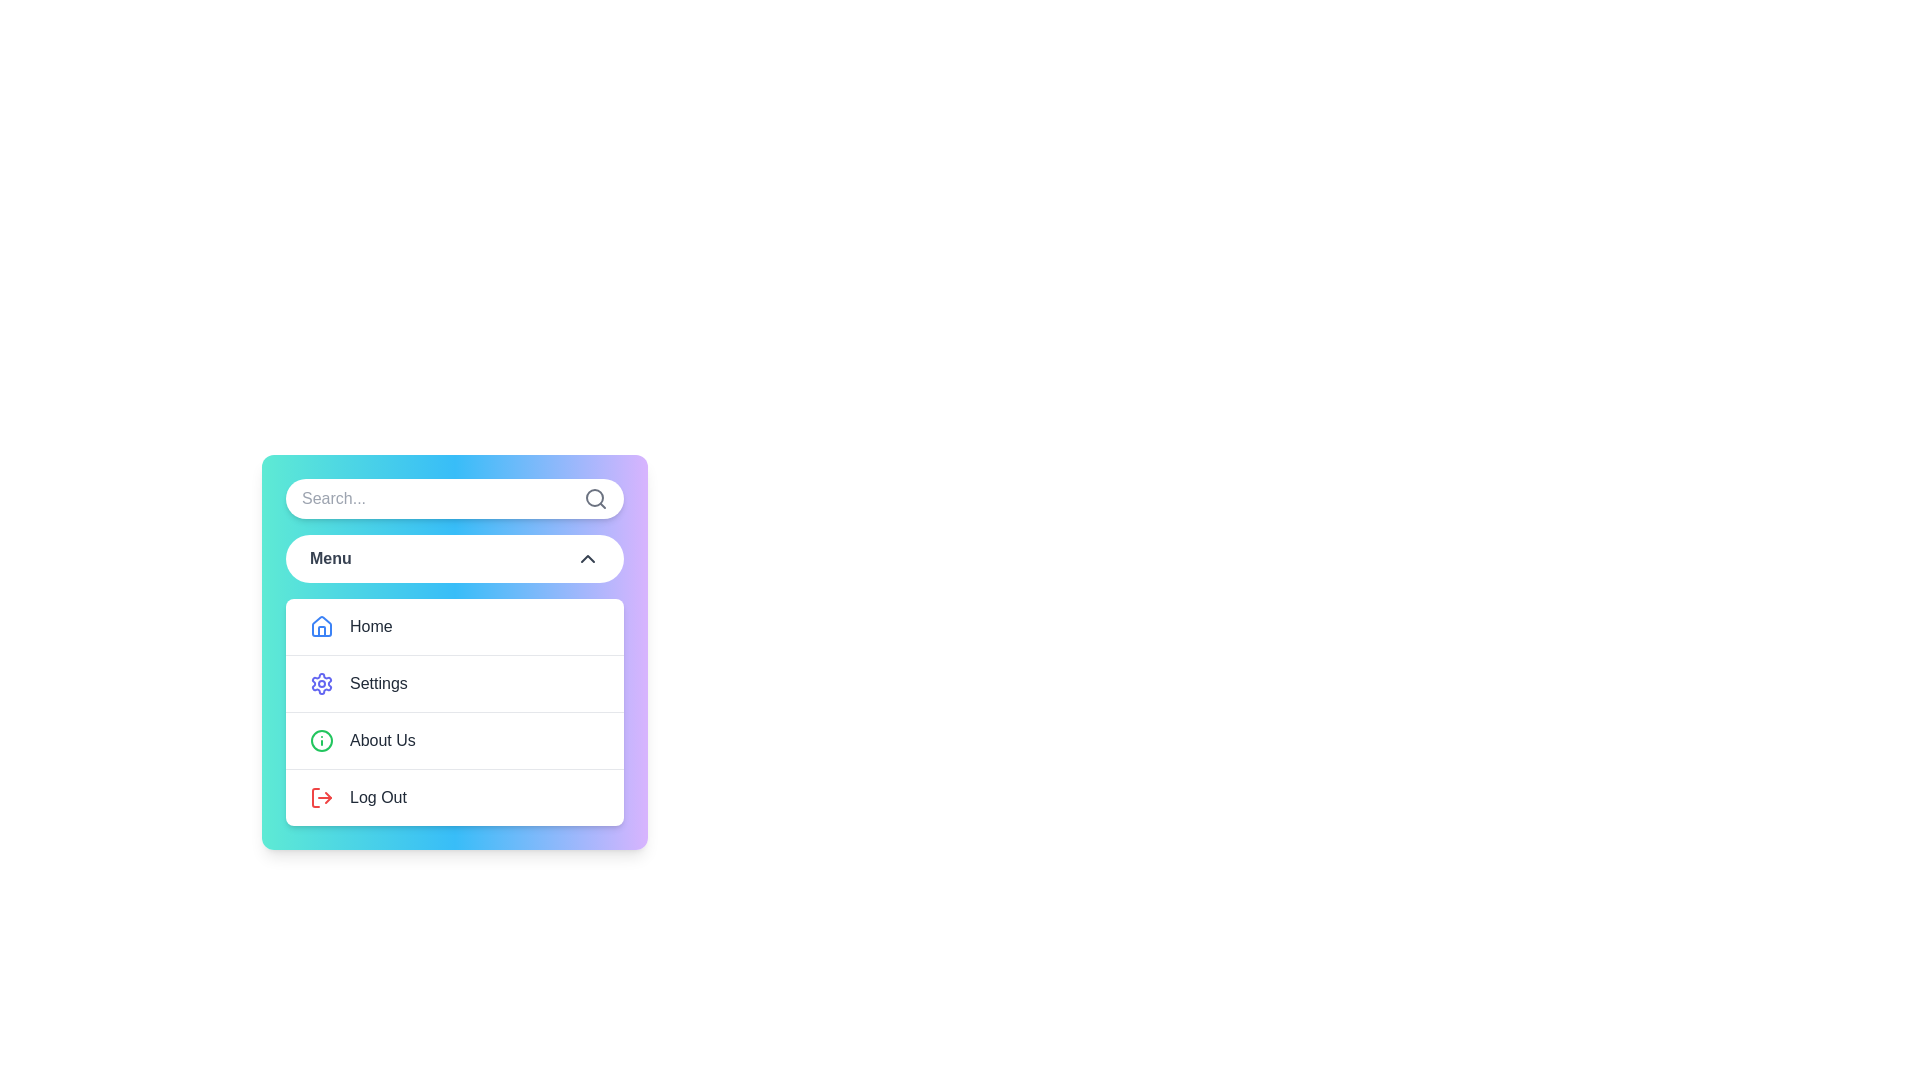 This screenshot has height=1080, width=1920. What do you see at coordinates (321, 626) in the screenshot?
I see `the blue outlined house icon, which is highlighted and located to the left of the text 'Home' in the vertical menu` at bounding box center [321, 626].